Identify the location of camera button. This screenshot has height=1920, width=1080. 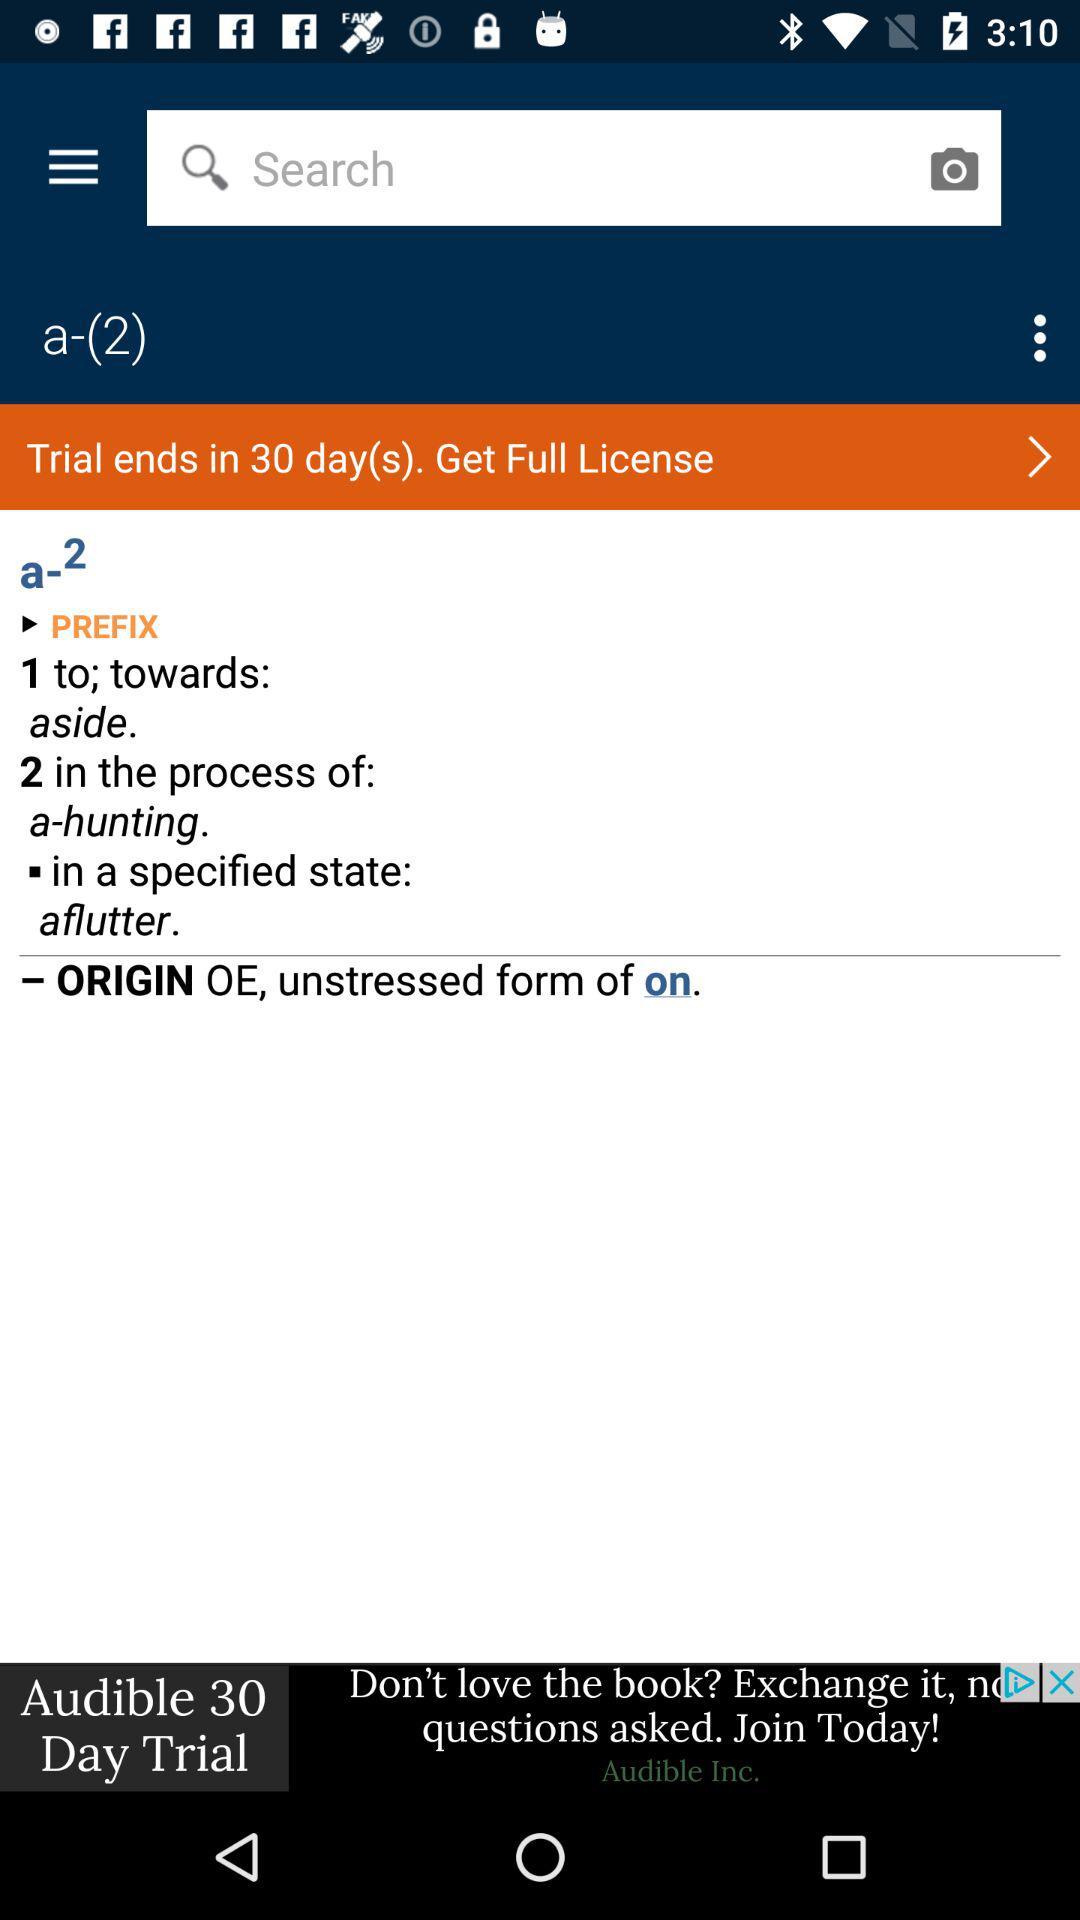
(952, 168).